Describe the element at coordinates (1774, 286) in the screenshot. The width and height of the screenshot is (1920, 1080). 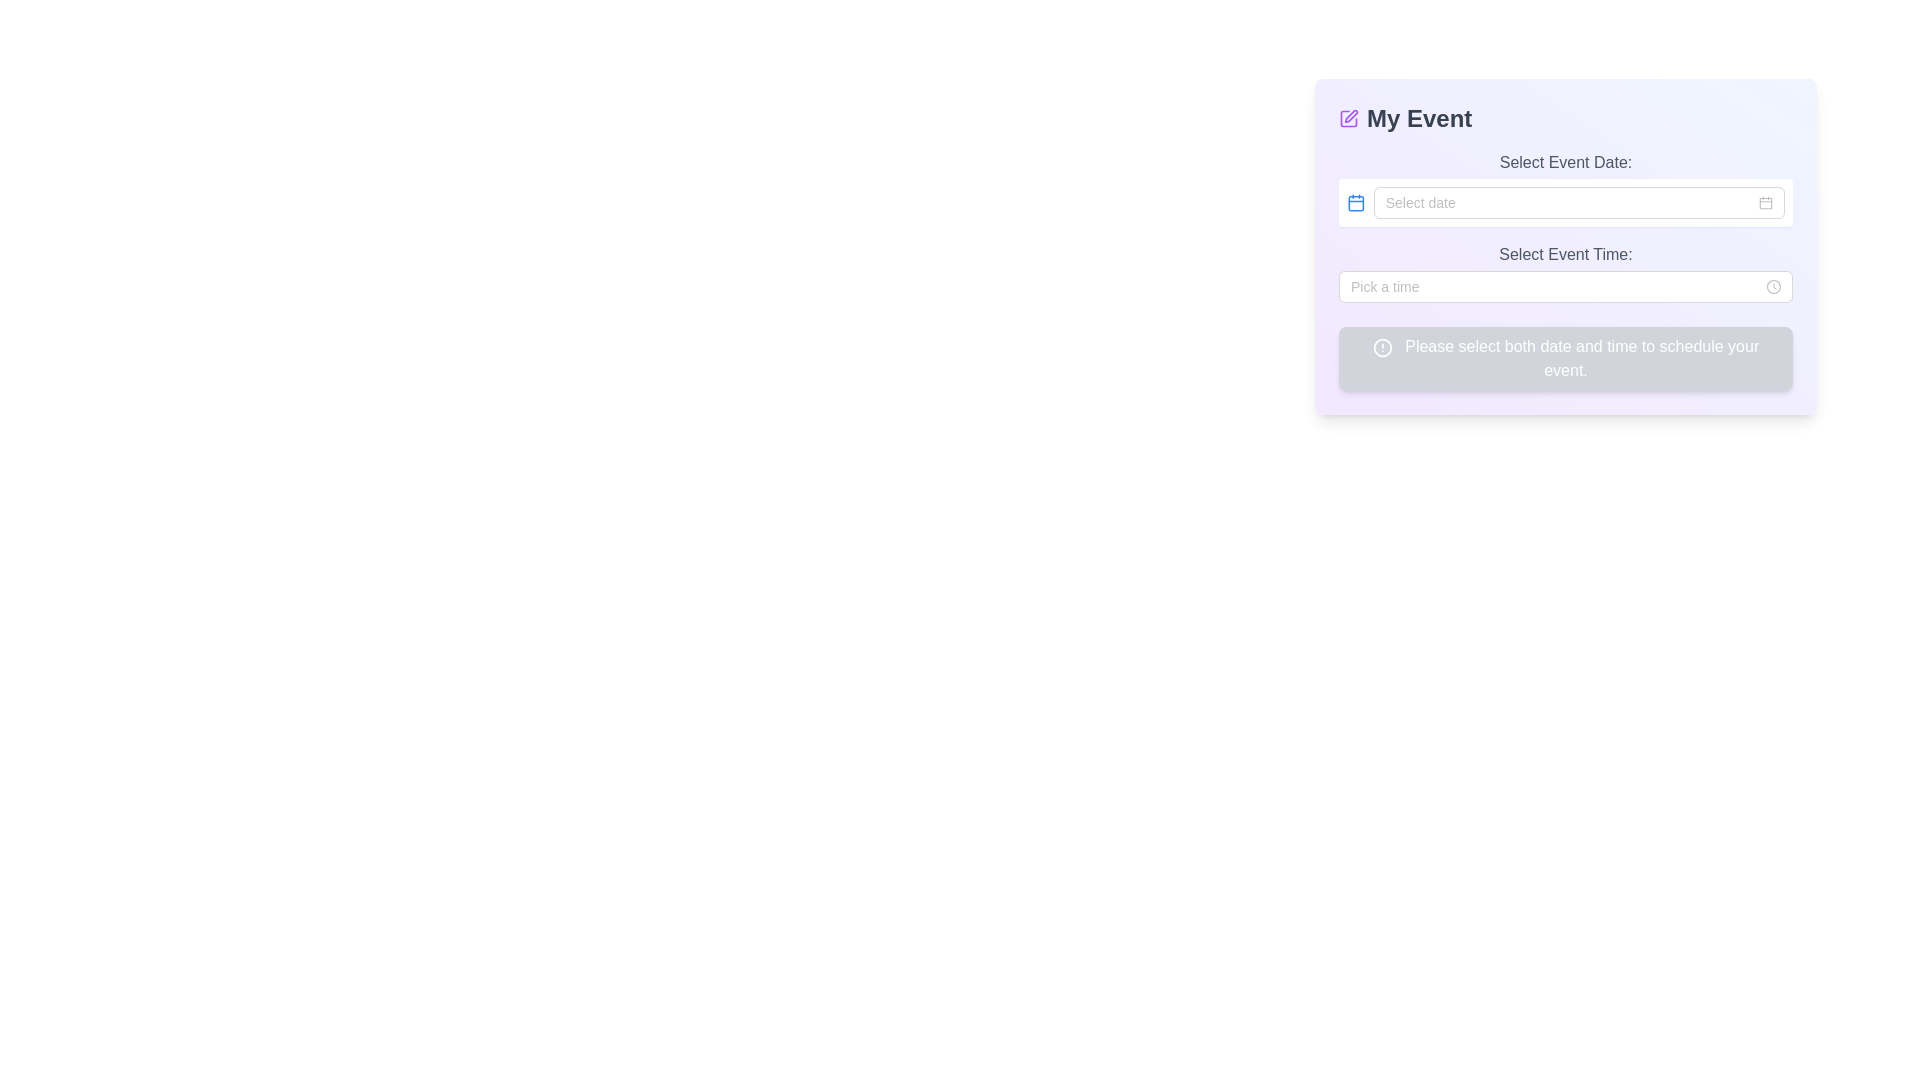
I see `the circular clock icon located at the right edge of the 'Select Event Time' input field` at that location.